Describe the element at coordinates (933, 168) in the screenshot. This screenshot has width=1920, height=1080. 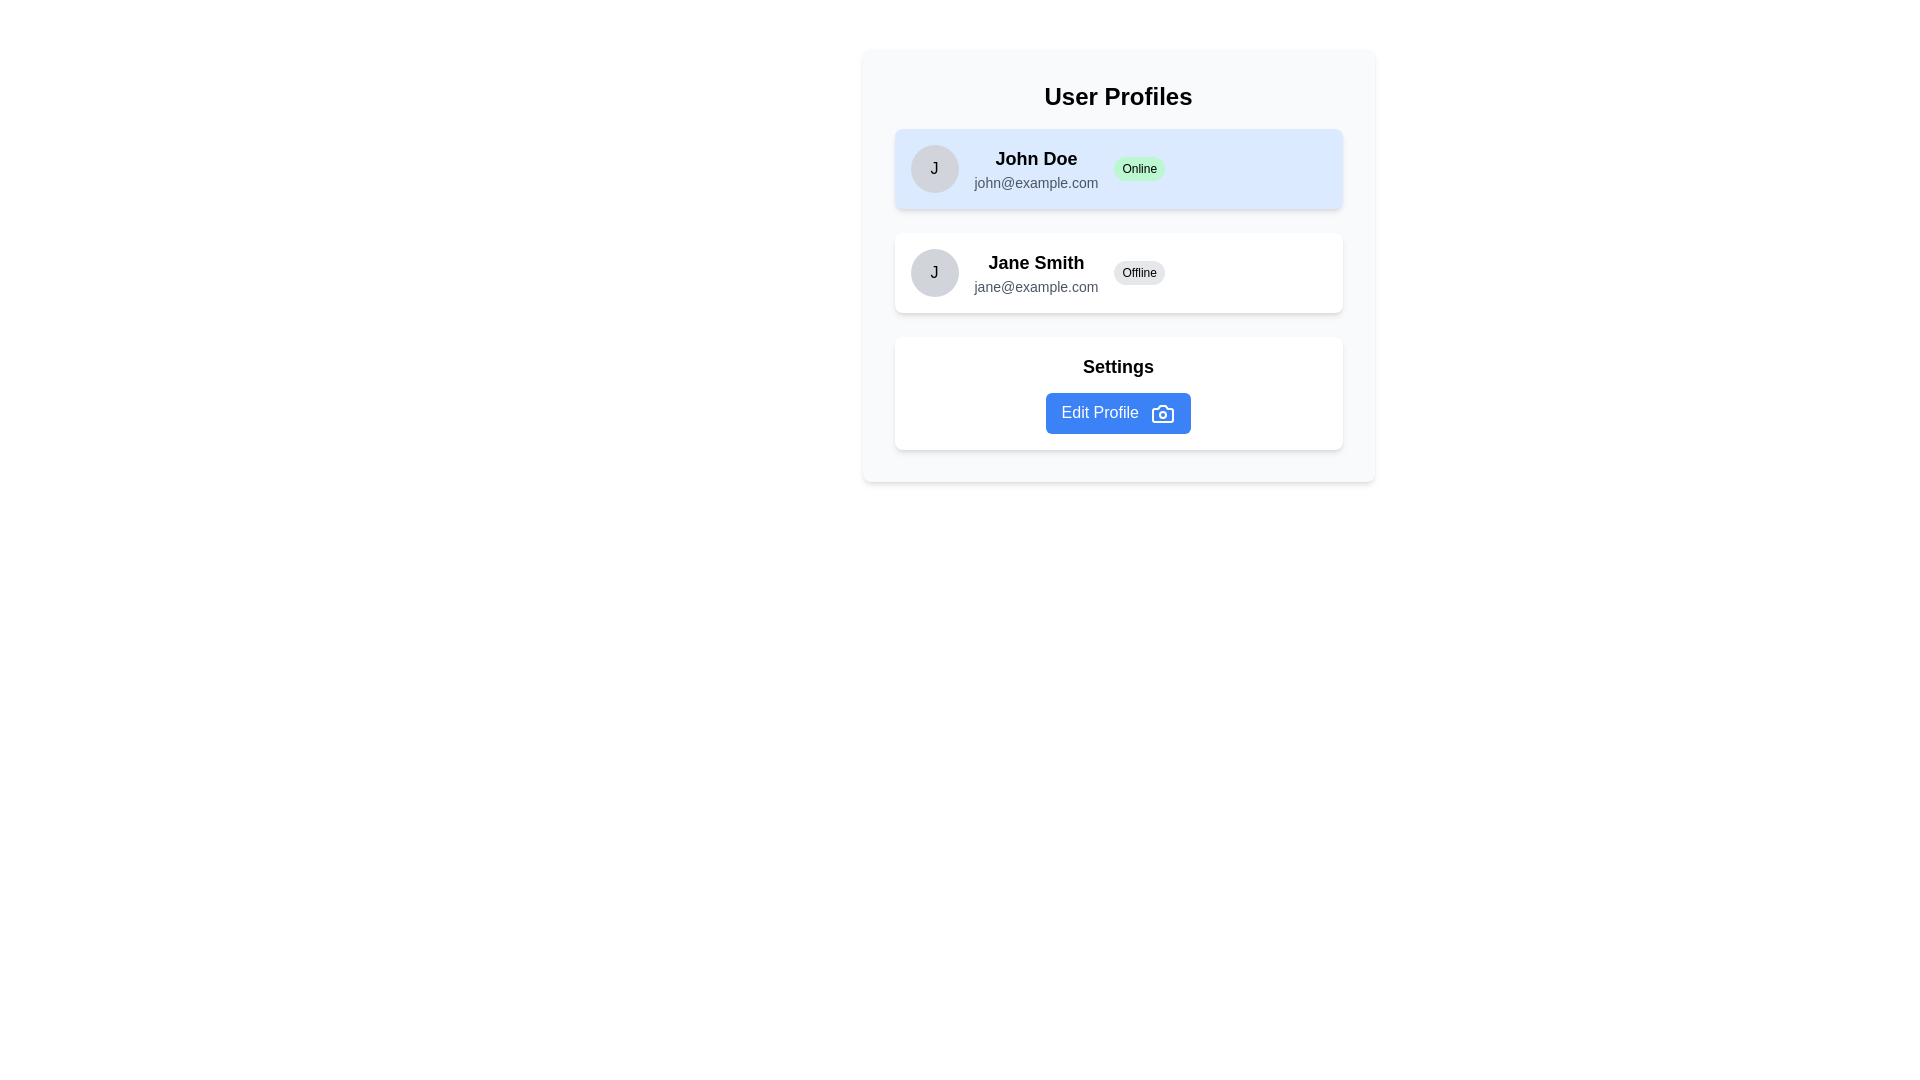
I see `the circular avatar placeholder with a gray background and the letter 'J' in bold black font, located at the leftmost end of the profile card preceding 'John Doe' and 'Online' status` at that location.